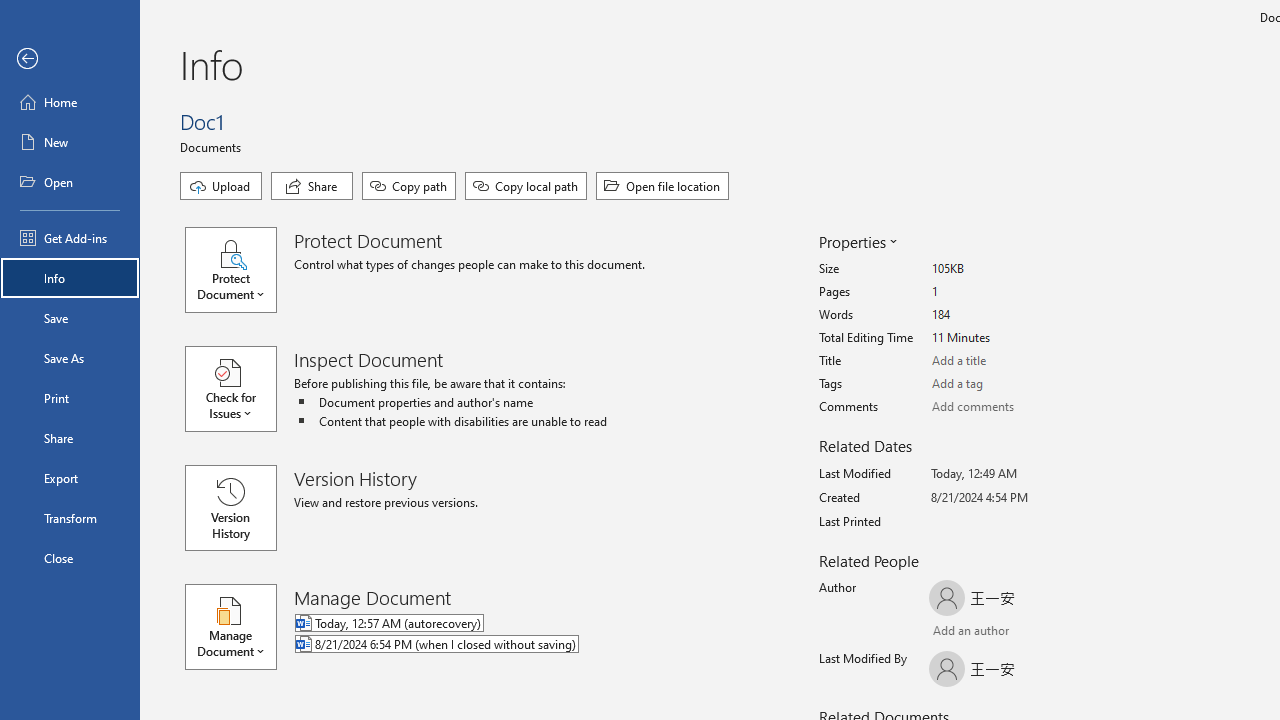 The width and height of the screenshot is (1280, 720). Describe the element at coordinates (1006, 292) in the screenshot. I see `'Pages'` at that location.